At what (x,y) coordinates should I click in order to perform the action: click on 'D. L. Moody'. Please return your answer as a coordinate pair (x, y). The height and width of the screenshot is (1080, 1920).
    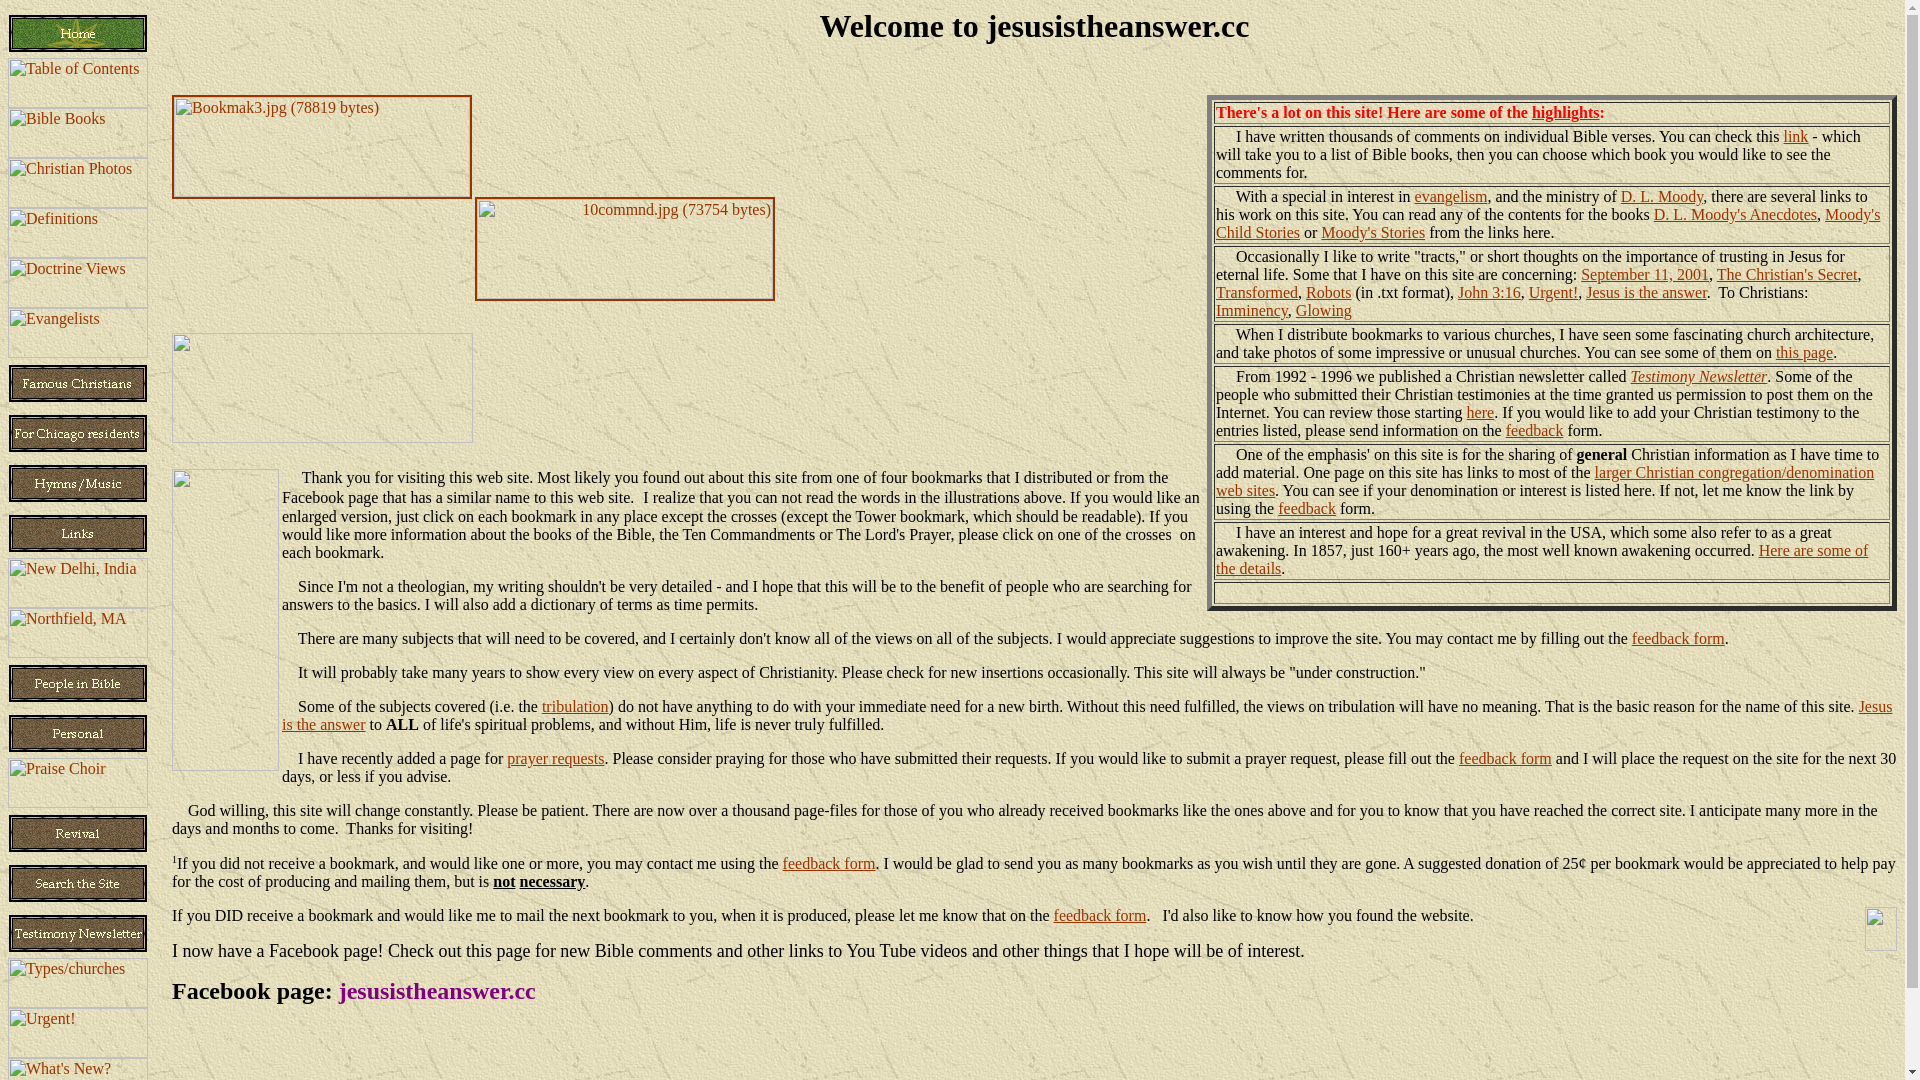
    Looking at the image, I should click on (1662, 196).